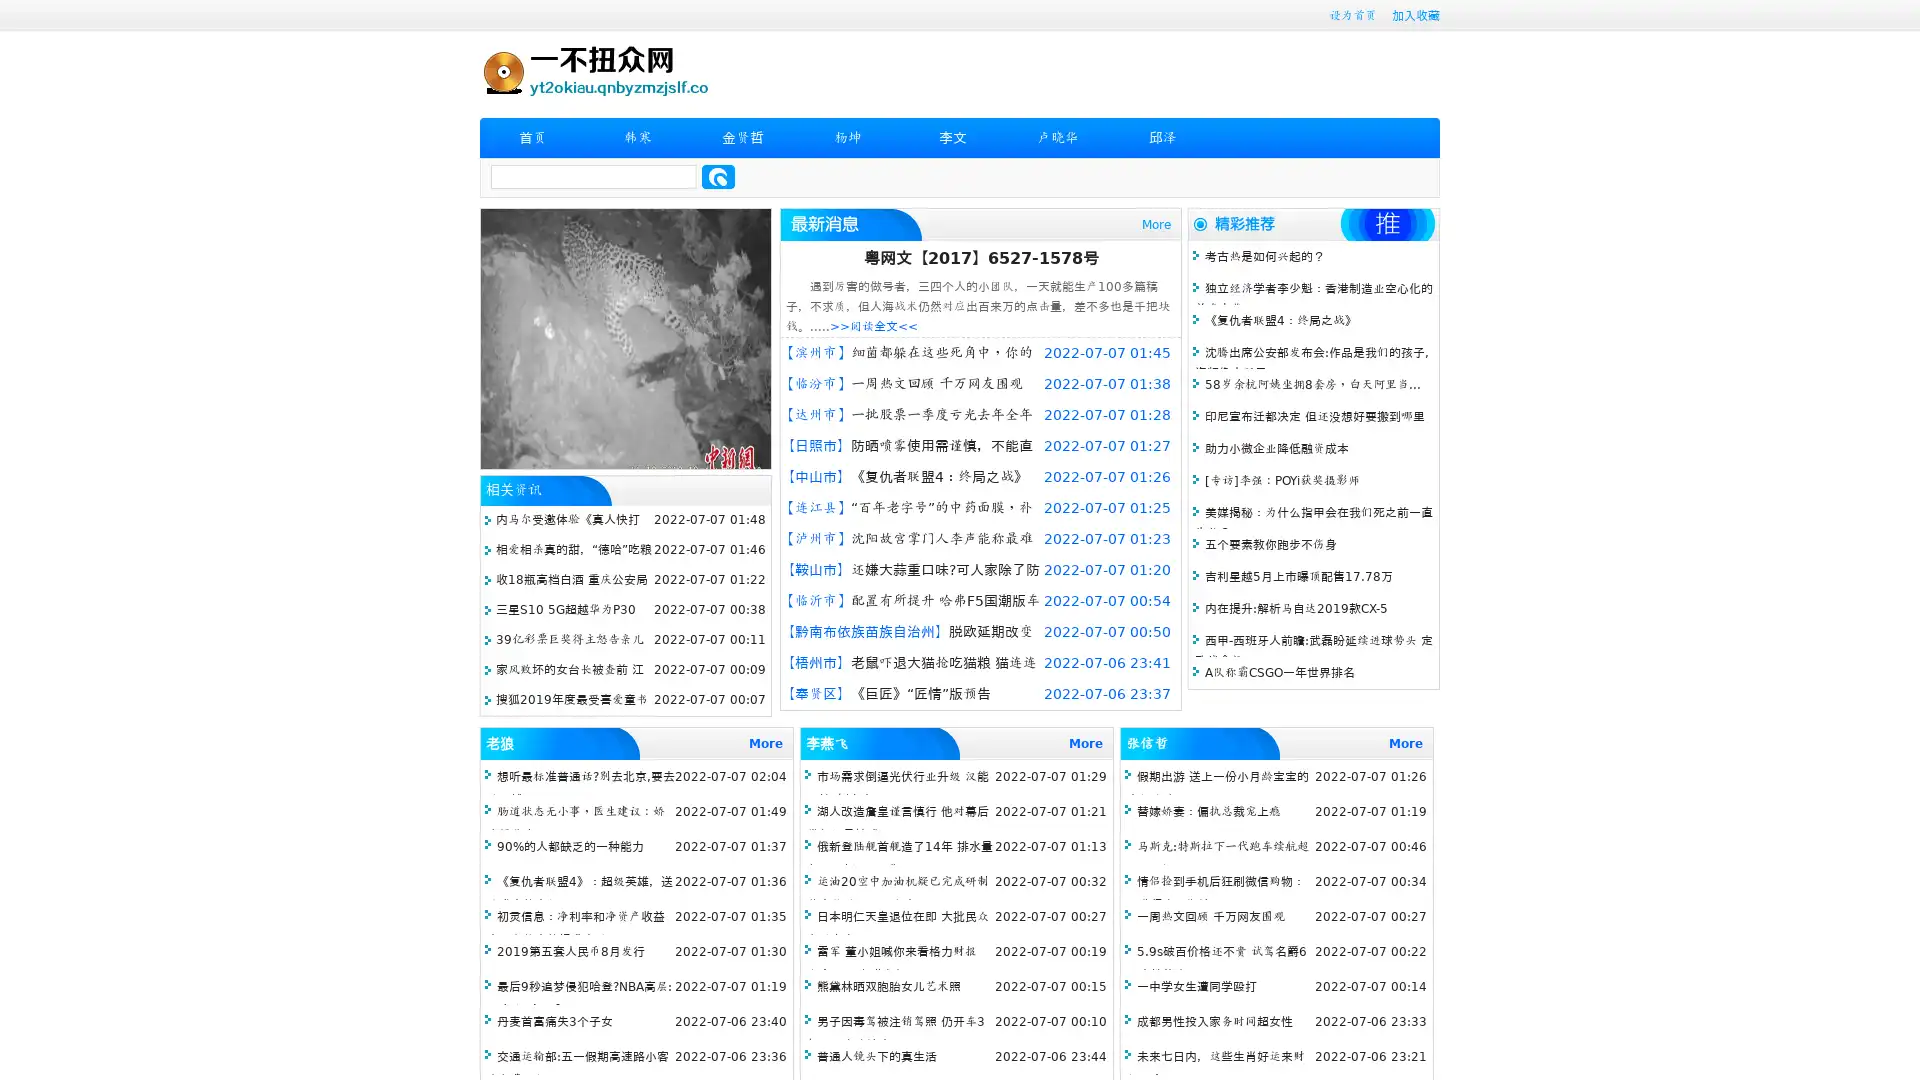 The image size is (1920, 1080). I want to click on Search, so click(718, 176).